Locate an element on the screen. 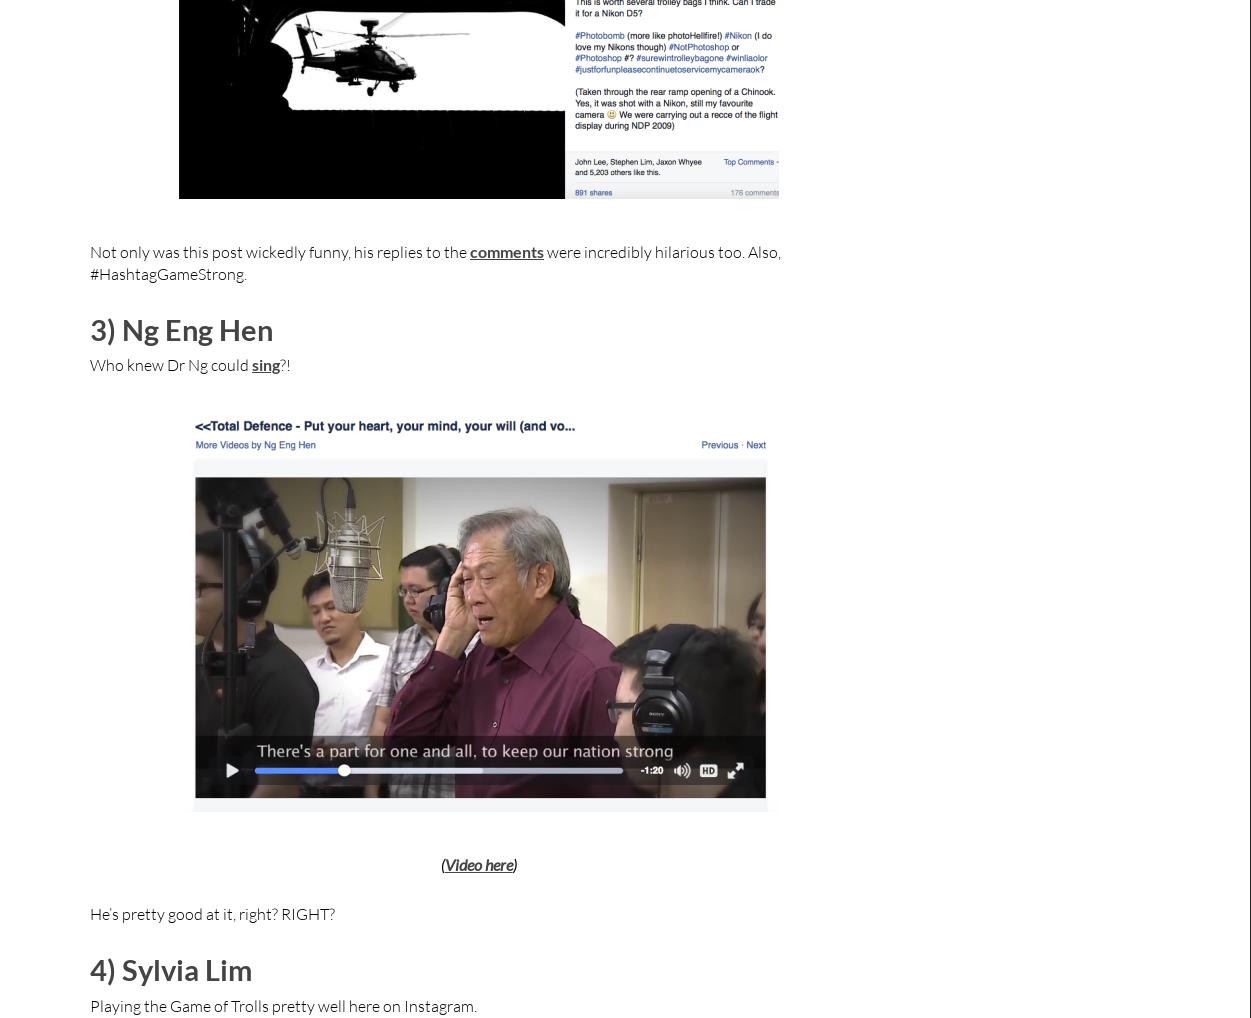 This screenshot has height=1018, width=1251. 'Playing the Game of Trolls pretty well here on Instagram.' is located at coordinates (283, 1005).